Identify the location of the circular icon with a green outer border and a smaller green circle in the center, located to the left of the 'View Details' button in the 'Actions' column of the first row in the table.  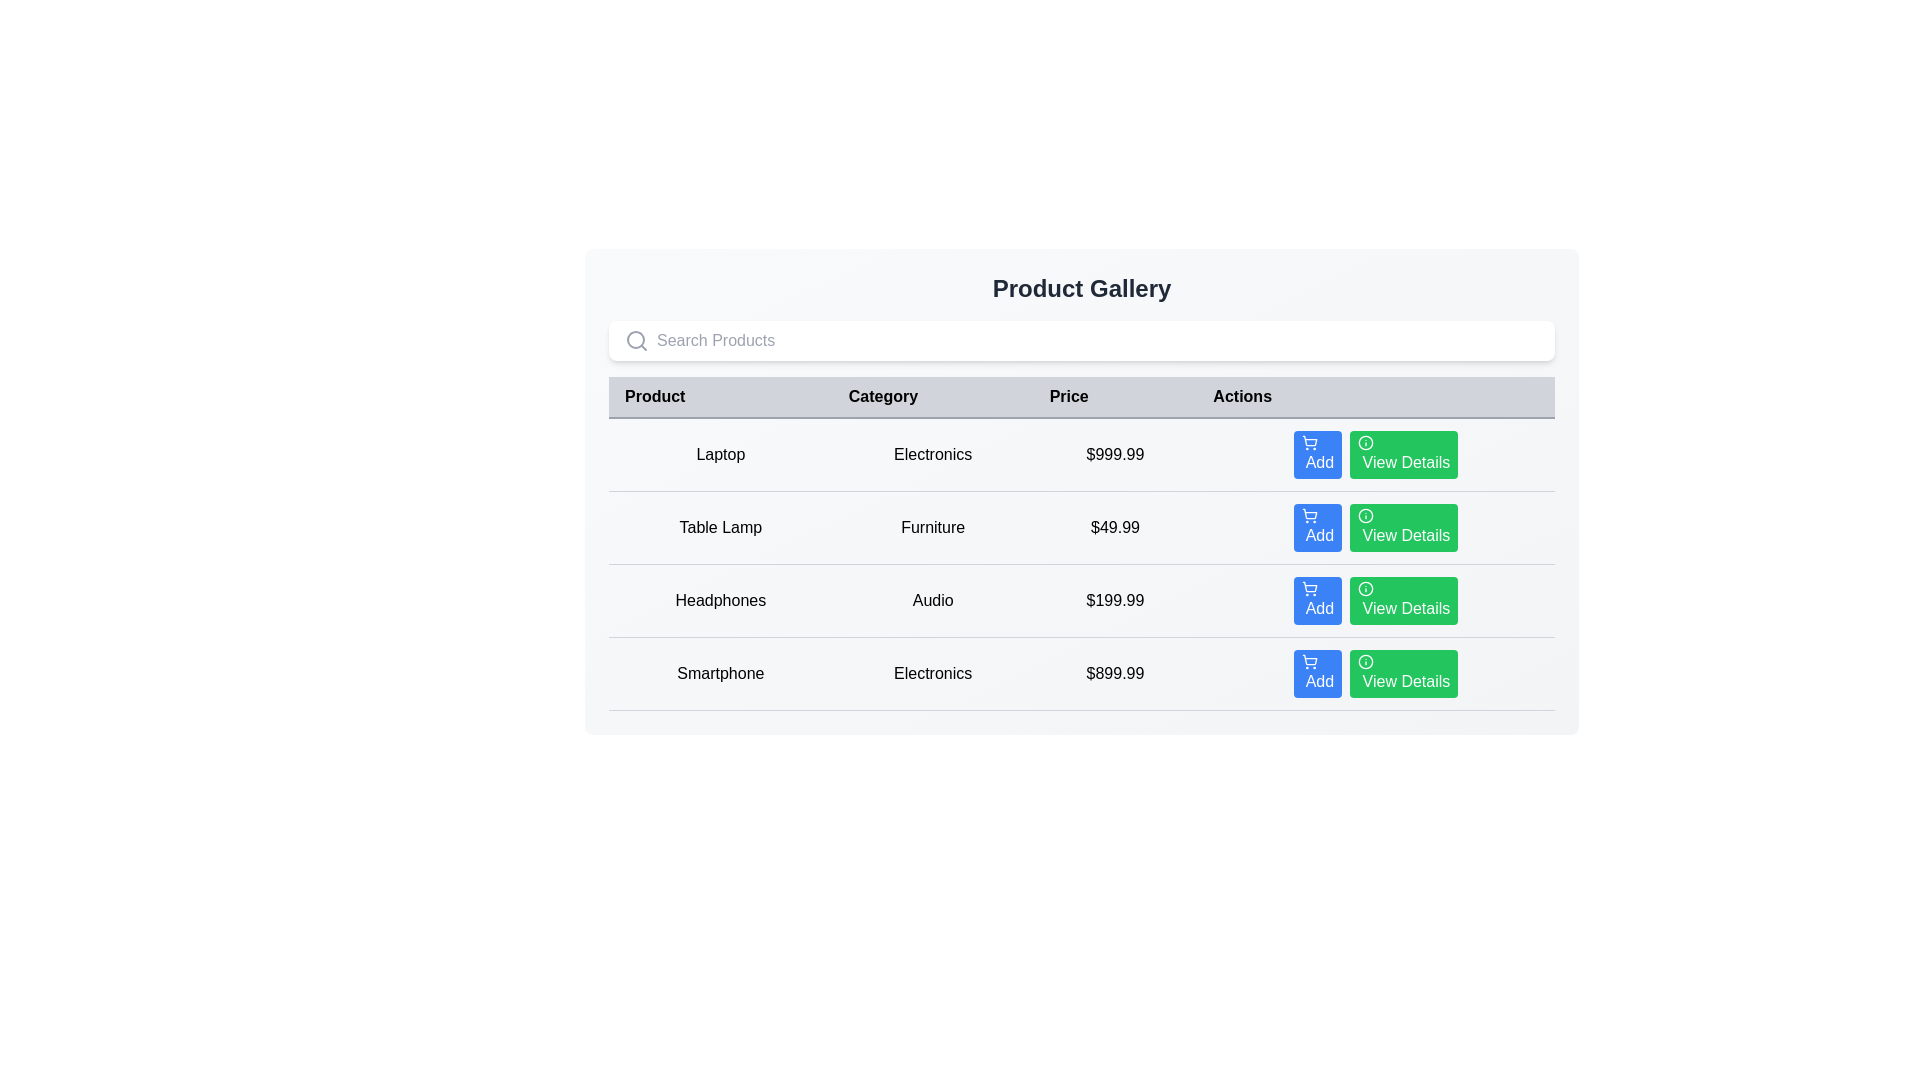
(1365, 442).